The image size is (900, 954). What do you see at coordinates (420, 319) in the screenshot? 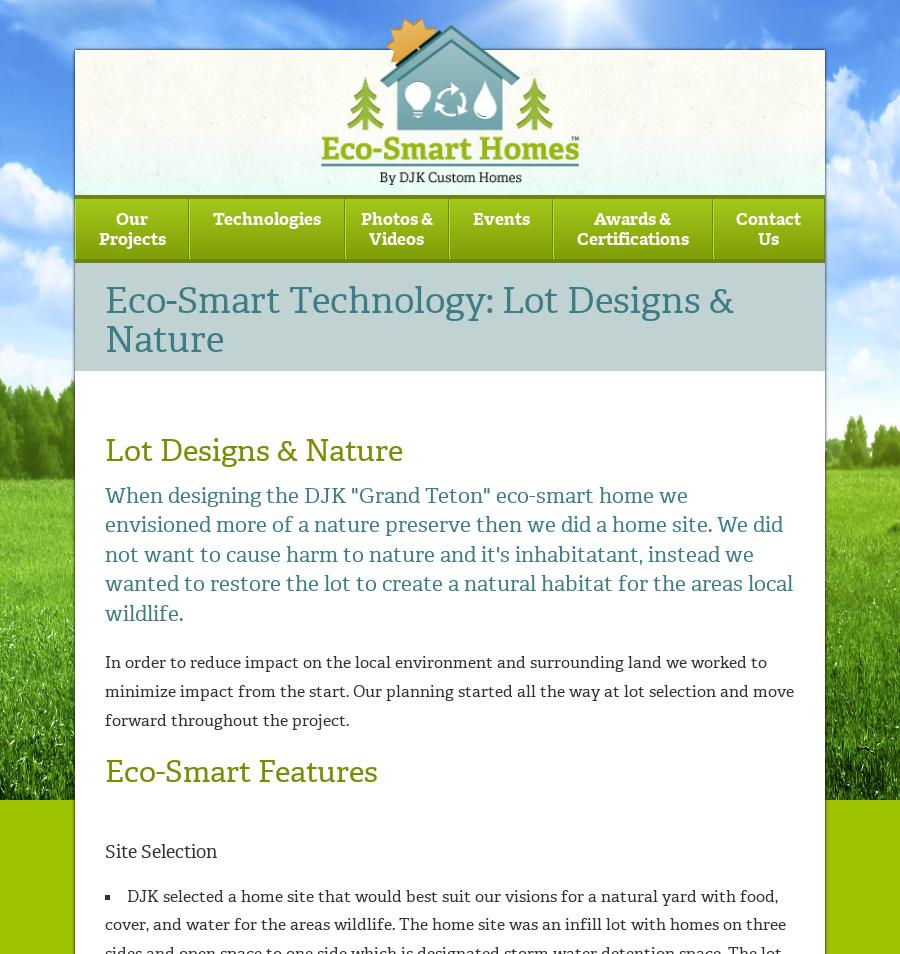
I see `'Eco-Smart Technology: Lot Designs & Nature'` at bounding box center [420, 319].